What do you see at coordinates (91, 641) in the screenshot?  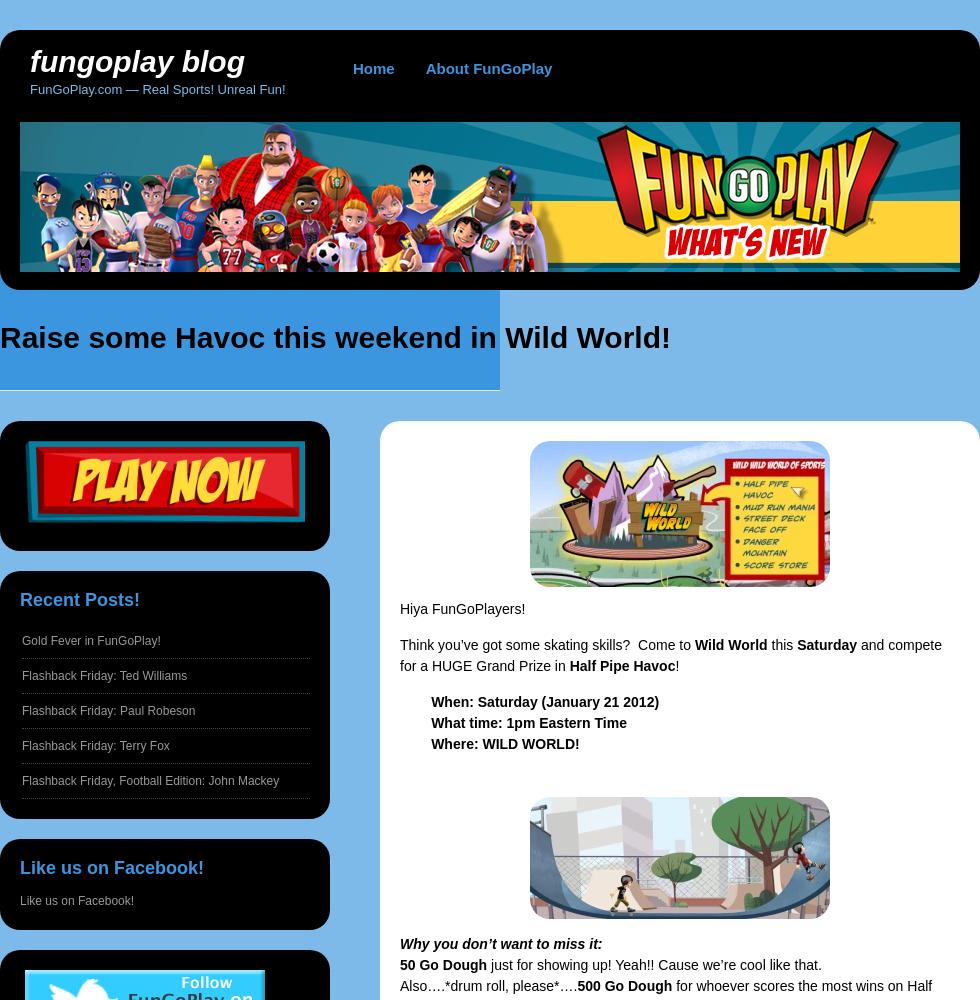 I see `'Gold Fever in FunGoPlay!'` at bounding box center [91, 641].